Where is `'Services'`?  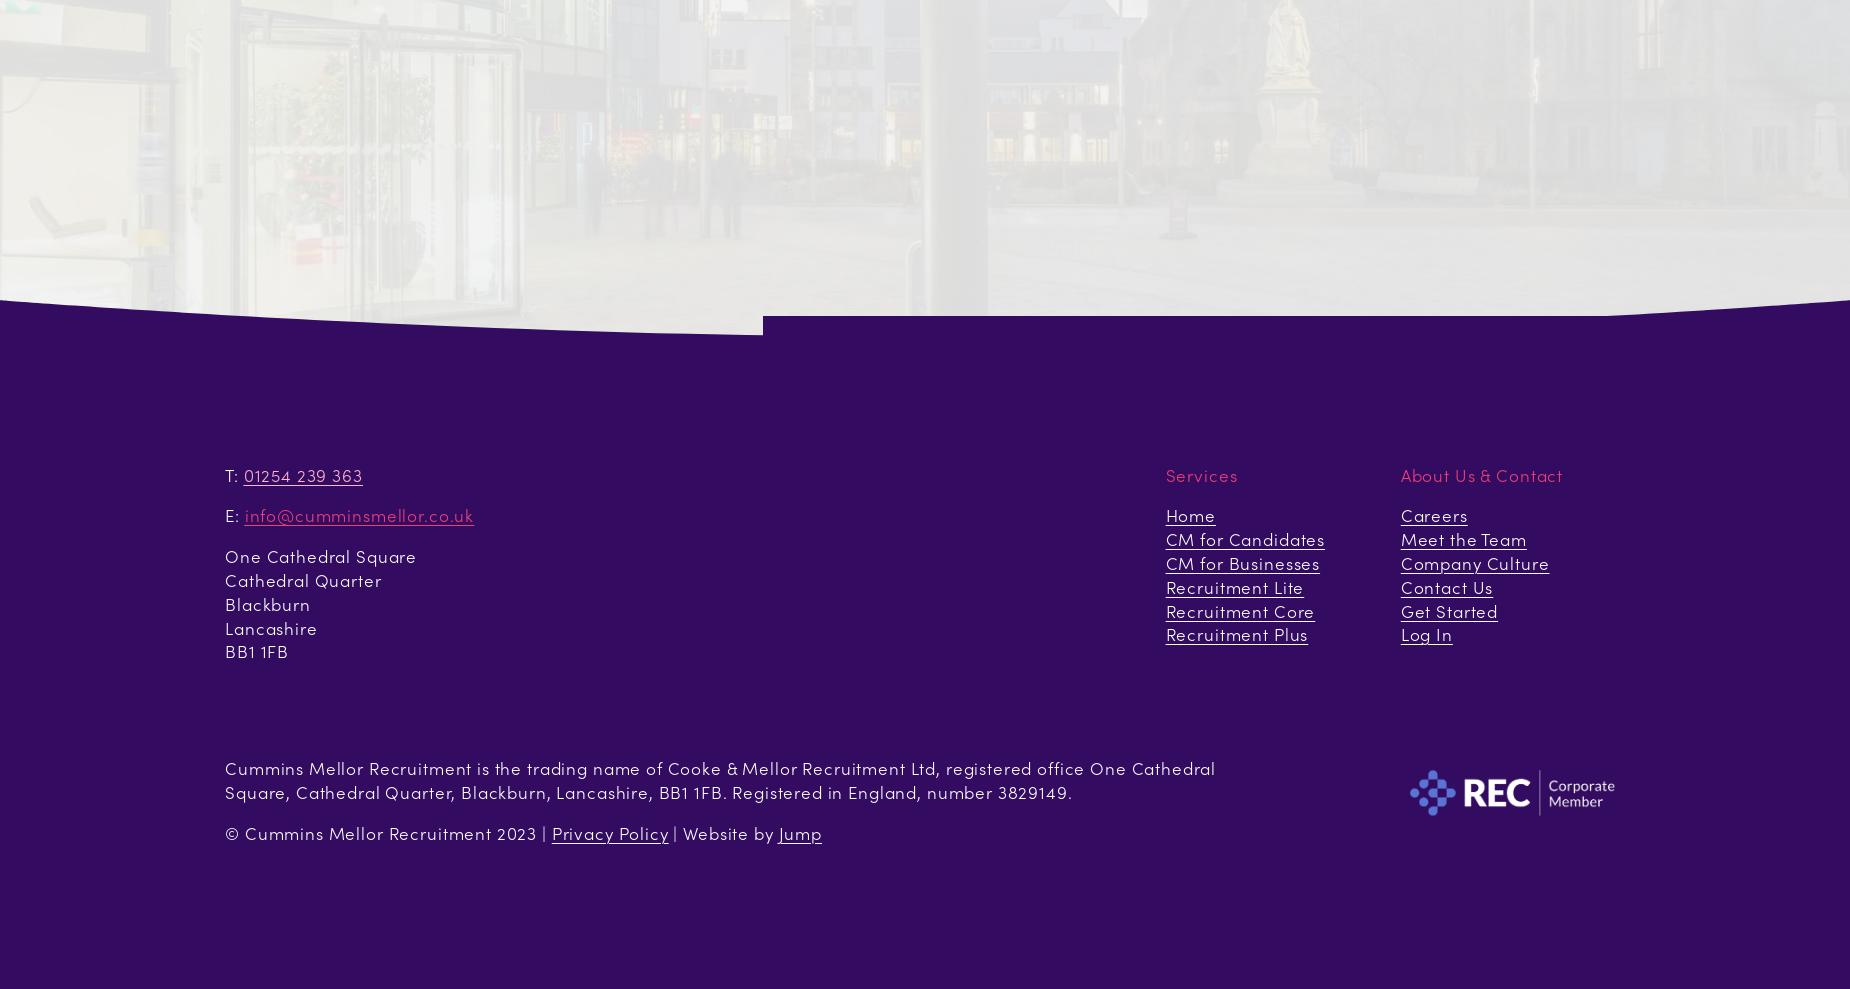
'Services' is located at coordinates (1200, 473).